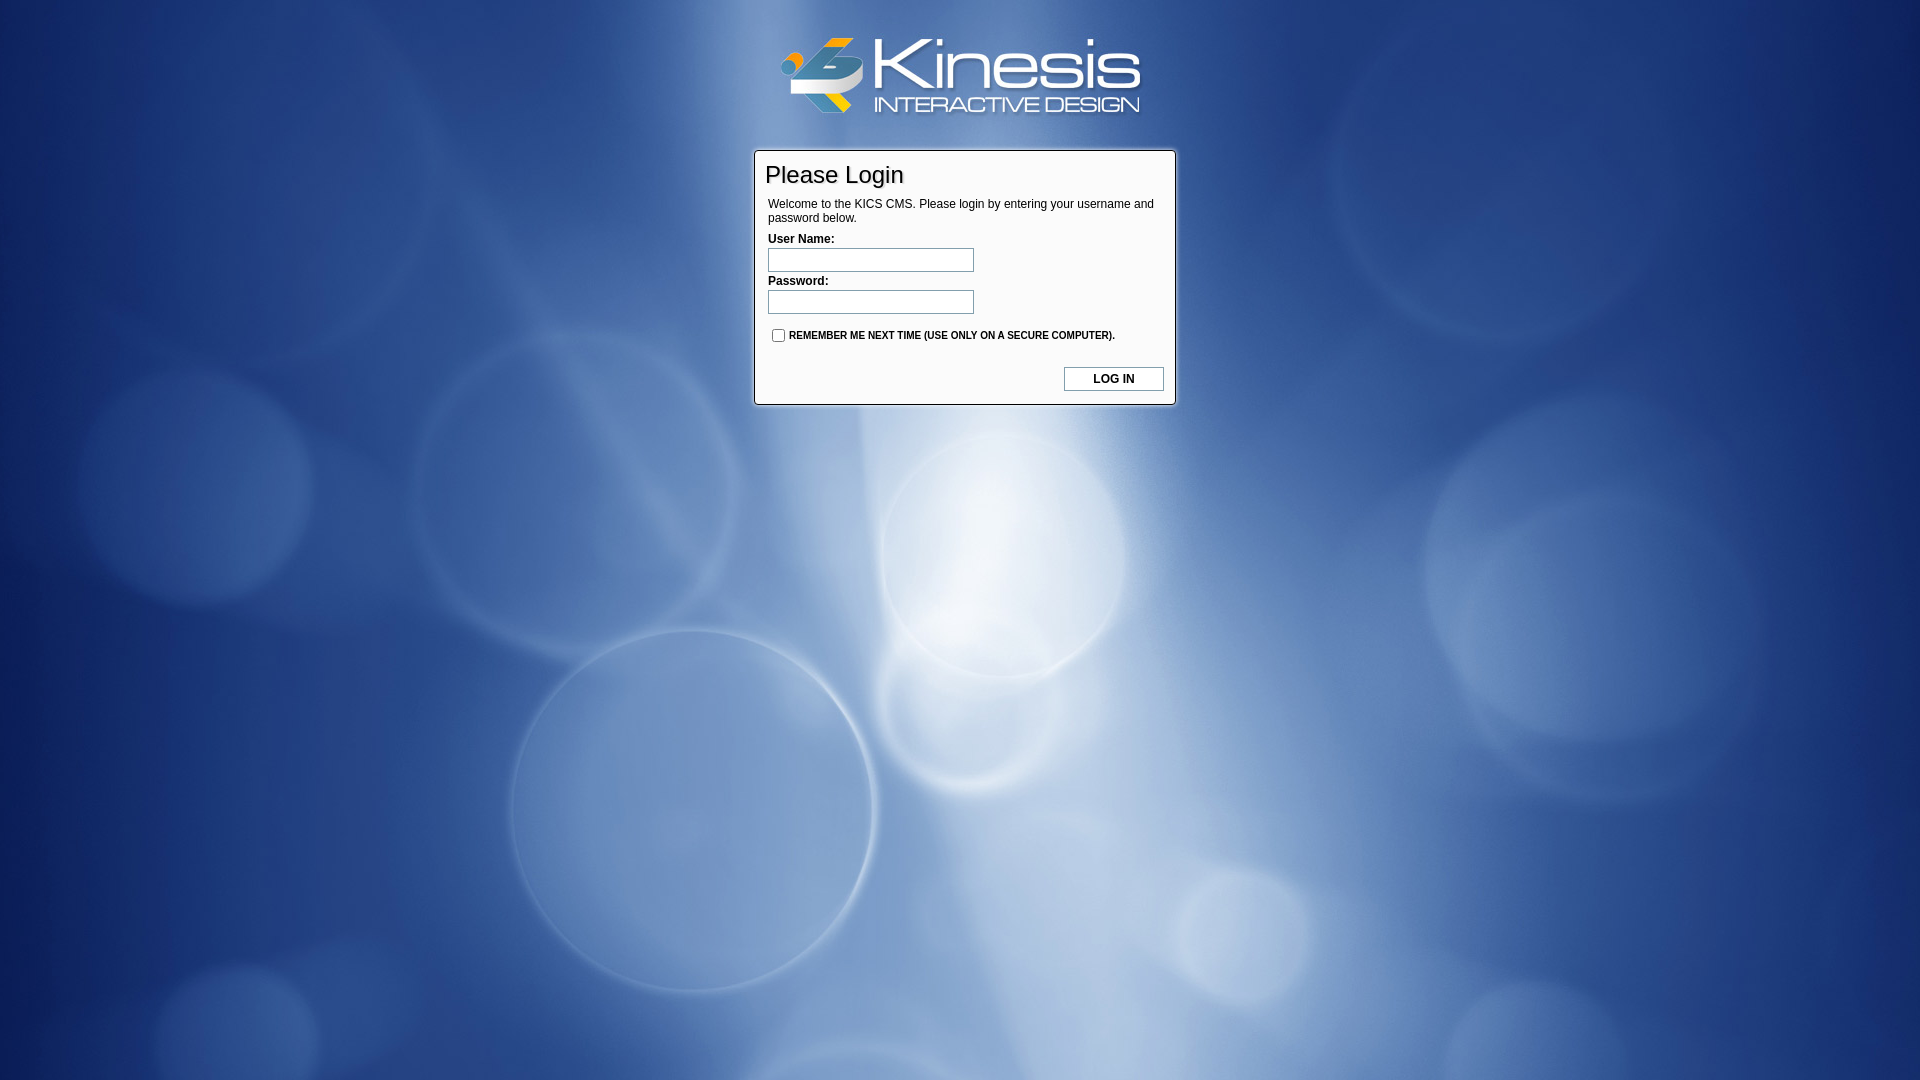 This screenshot has height=1080, width=1920. Describe the element at coordinates (1063, 378) in the screenshot. I see `'Log In'` at that location.